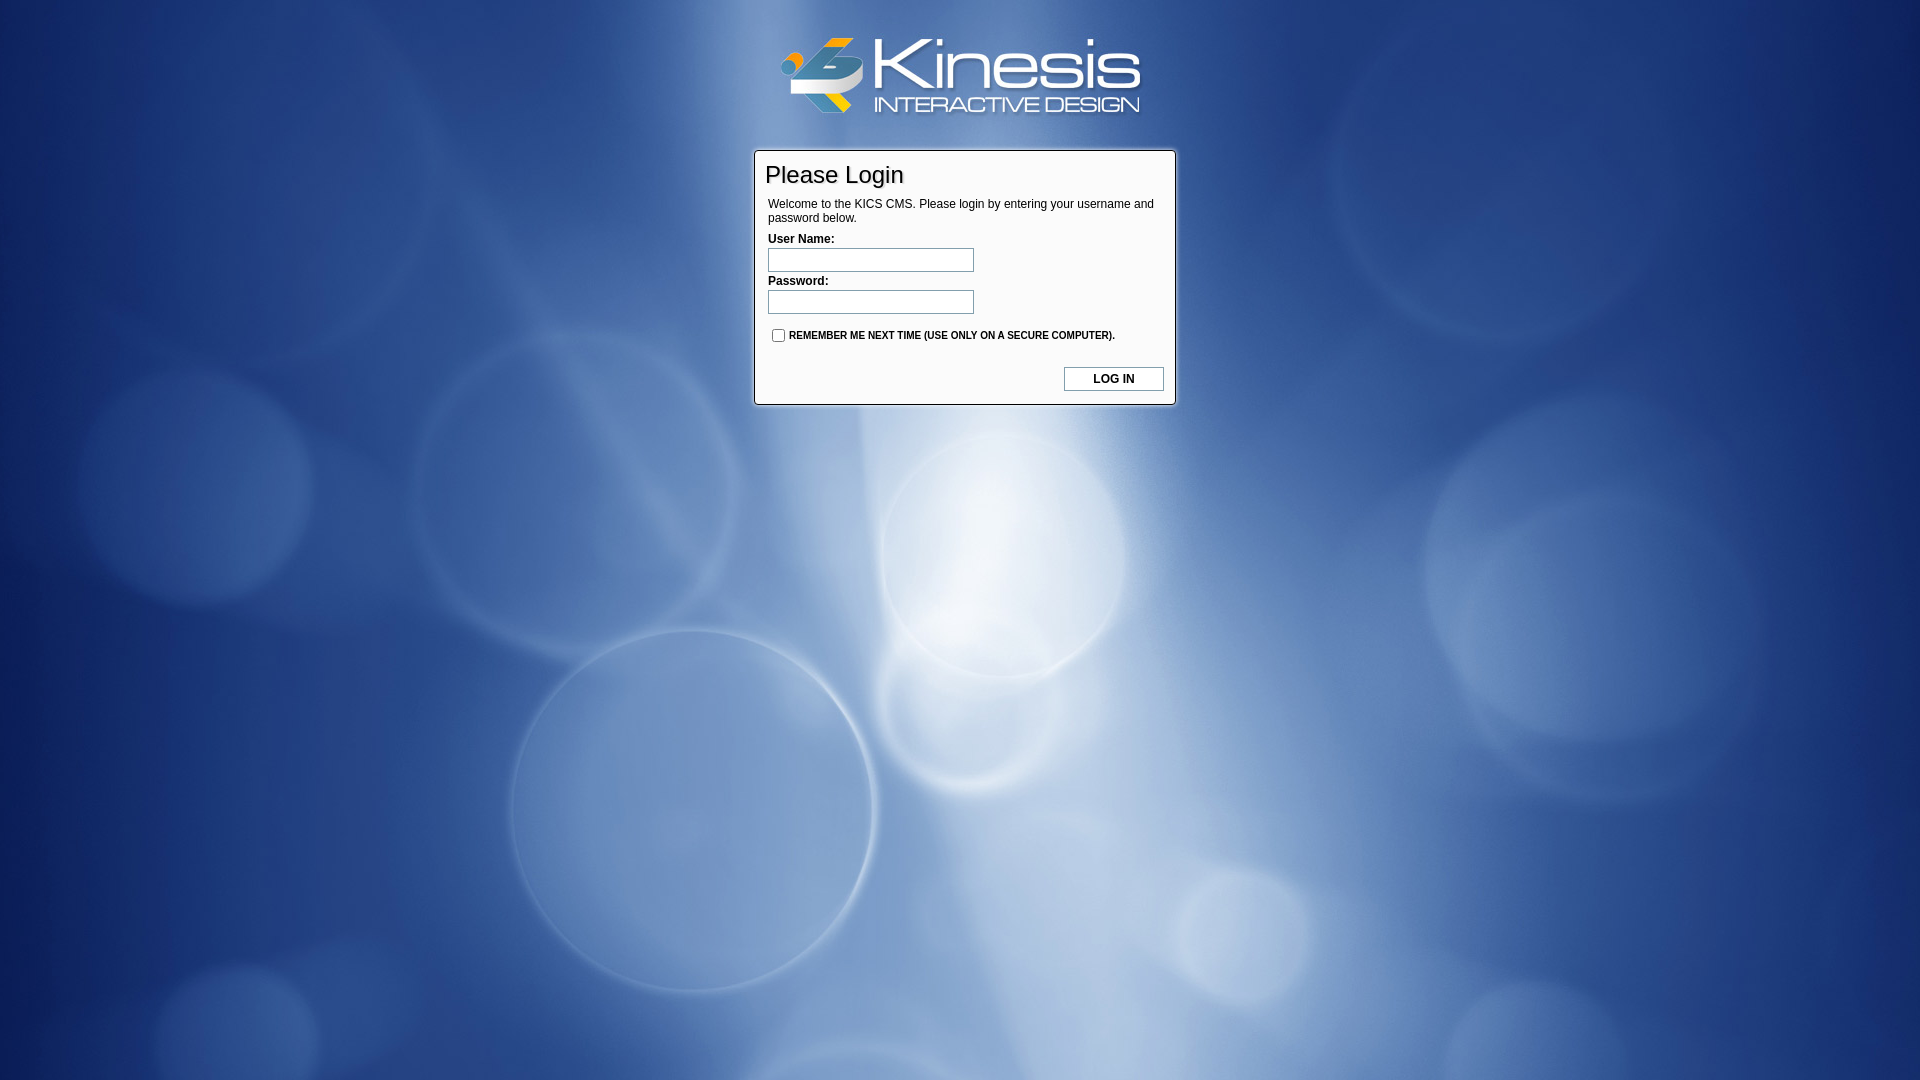 This screenshot has height=1080, width=1920. Describe the element at coordinates (1063, 378) in the screenshot. I see `'Log In'` at that location.